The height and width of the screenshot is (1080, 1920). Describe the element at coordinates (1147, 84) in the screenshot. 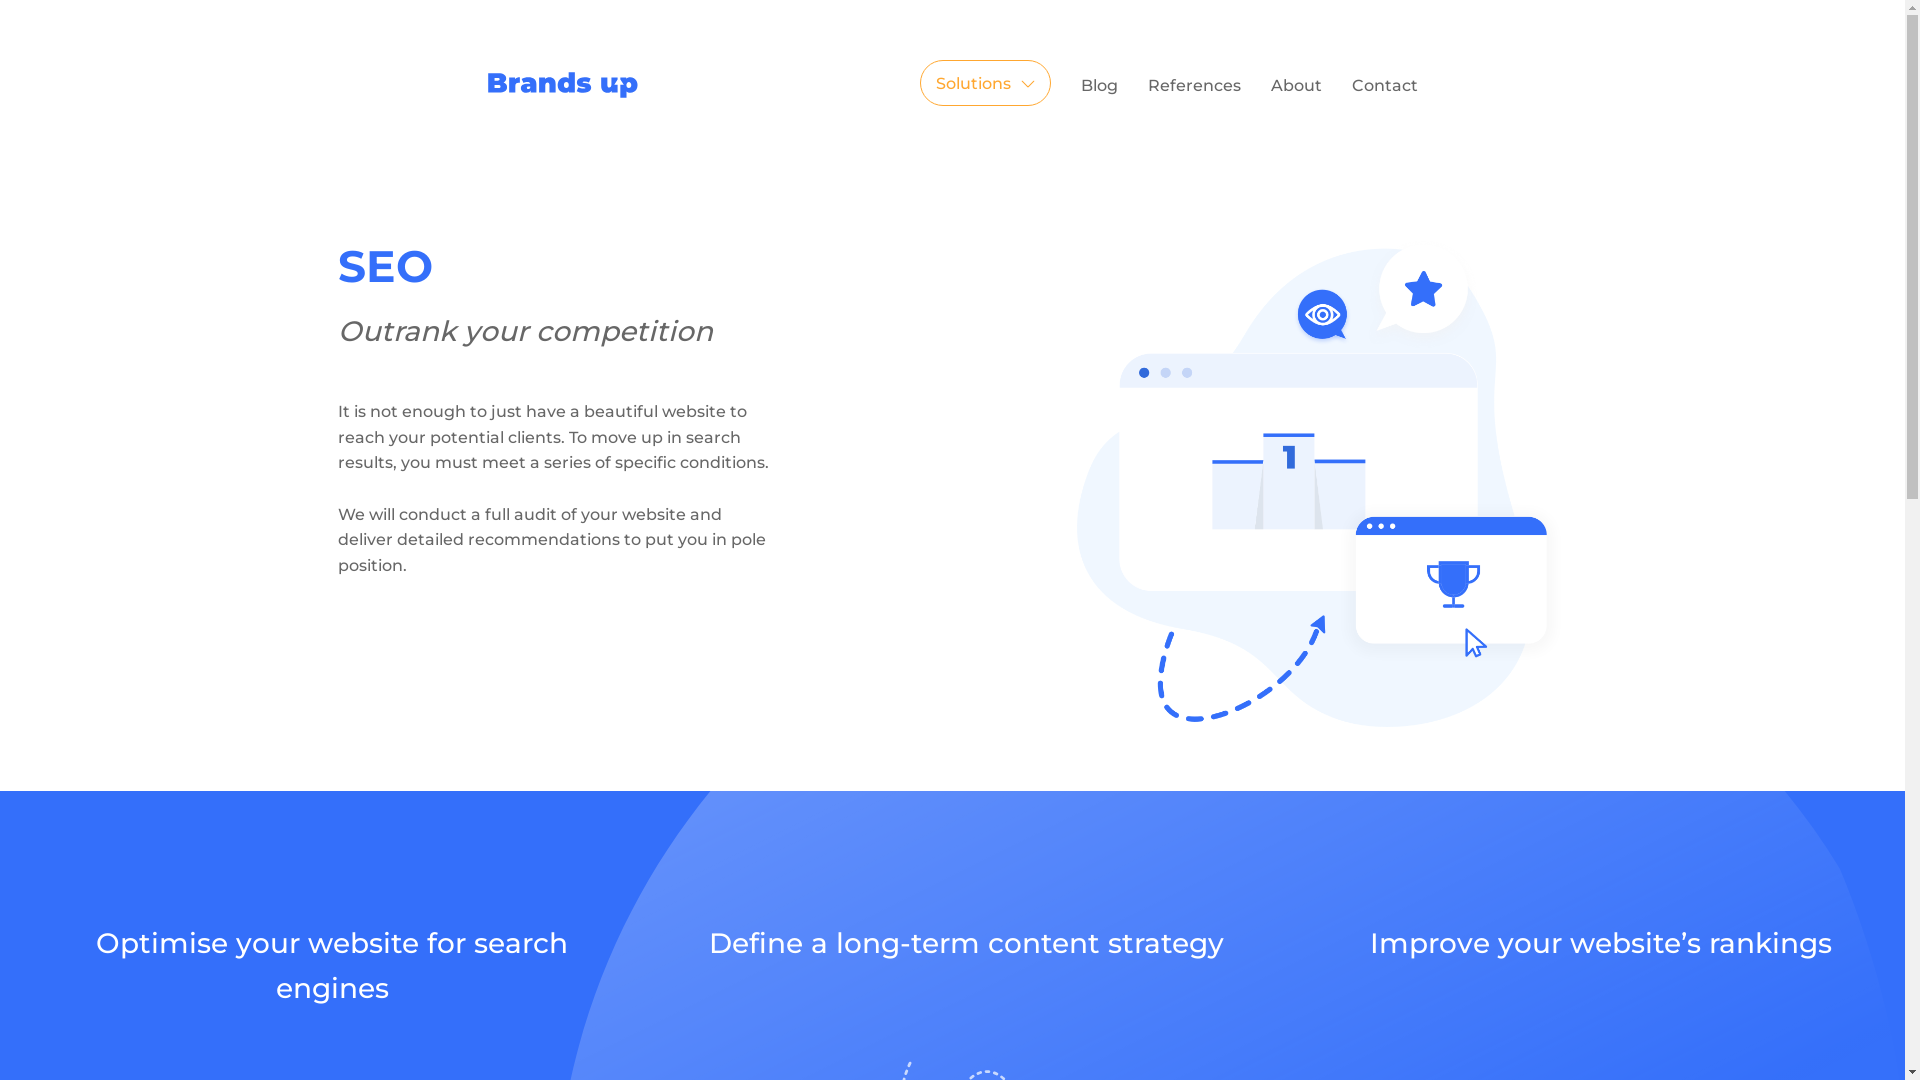

I see `'References'` at that location.